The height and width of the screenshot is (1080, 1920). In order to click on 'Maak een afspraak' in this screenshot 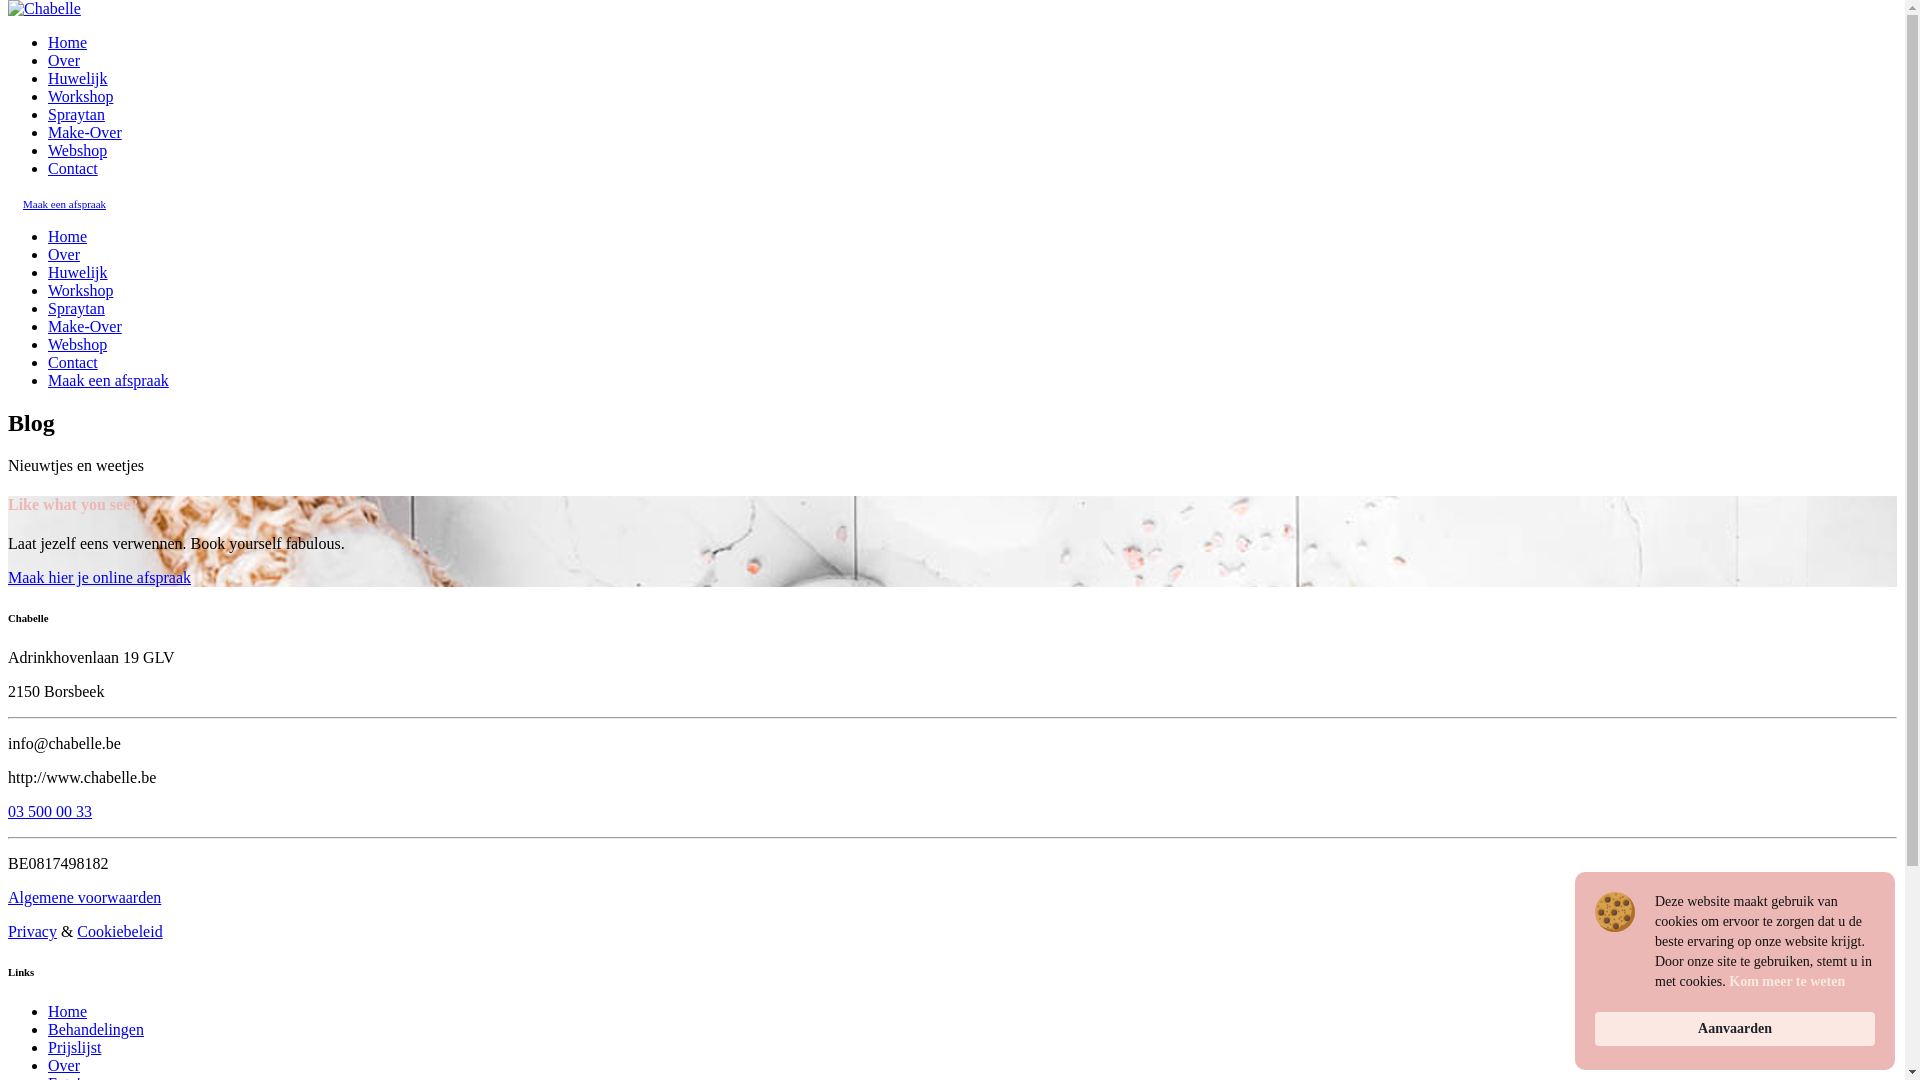, I will do `click(107, 380)`.